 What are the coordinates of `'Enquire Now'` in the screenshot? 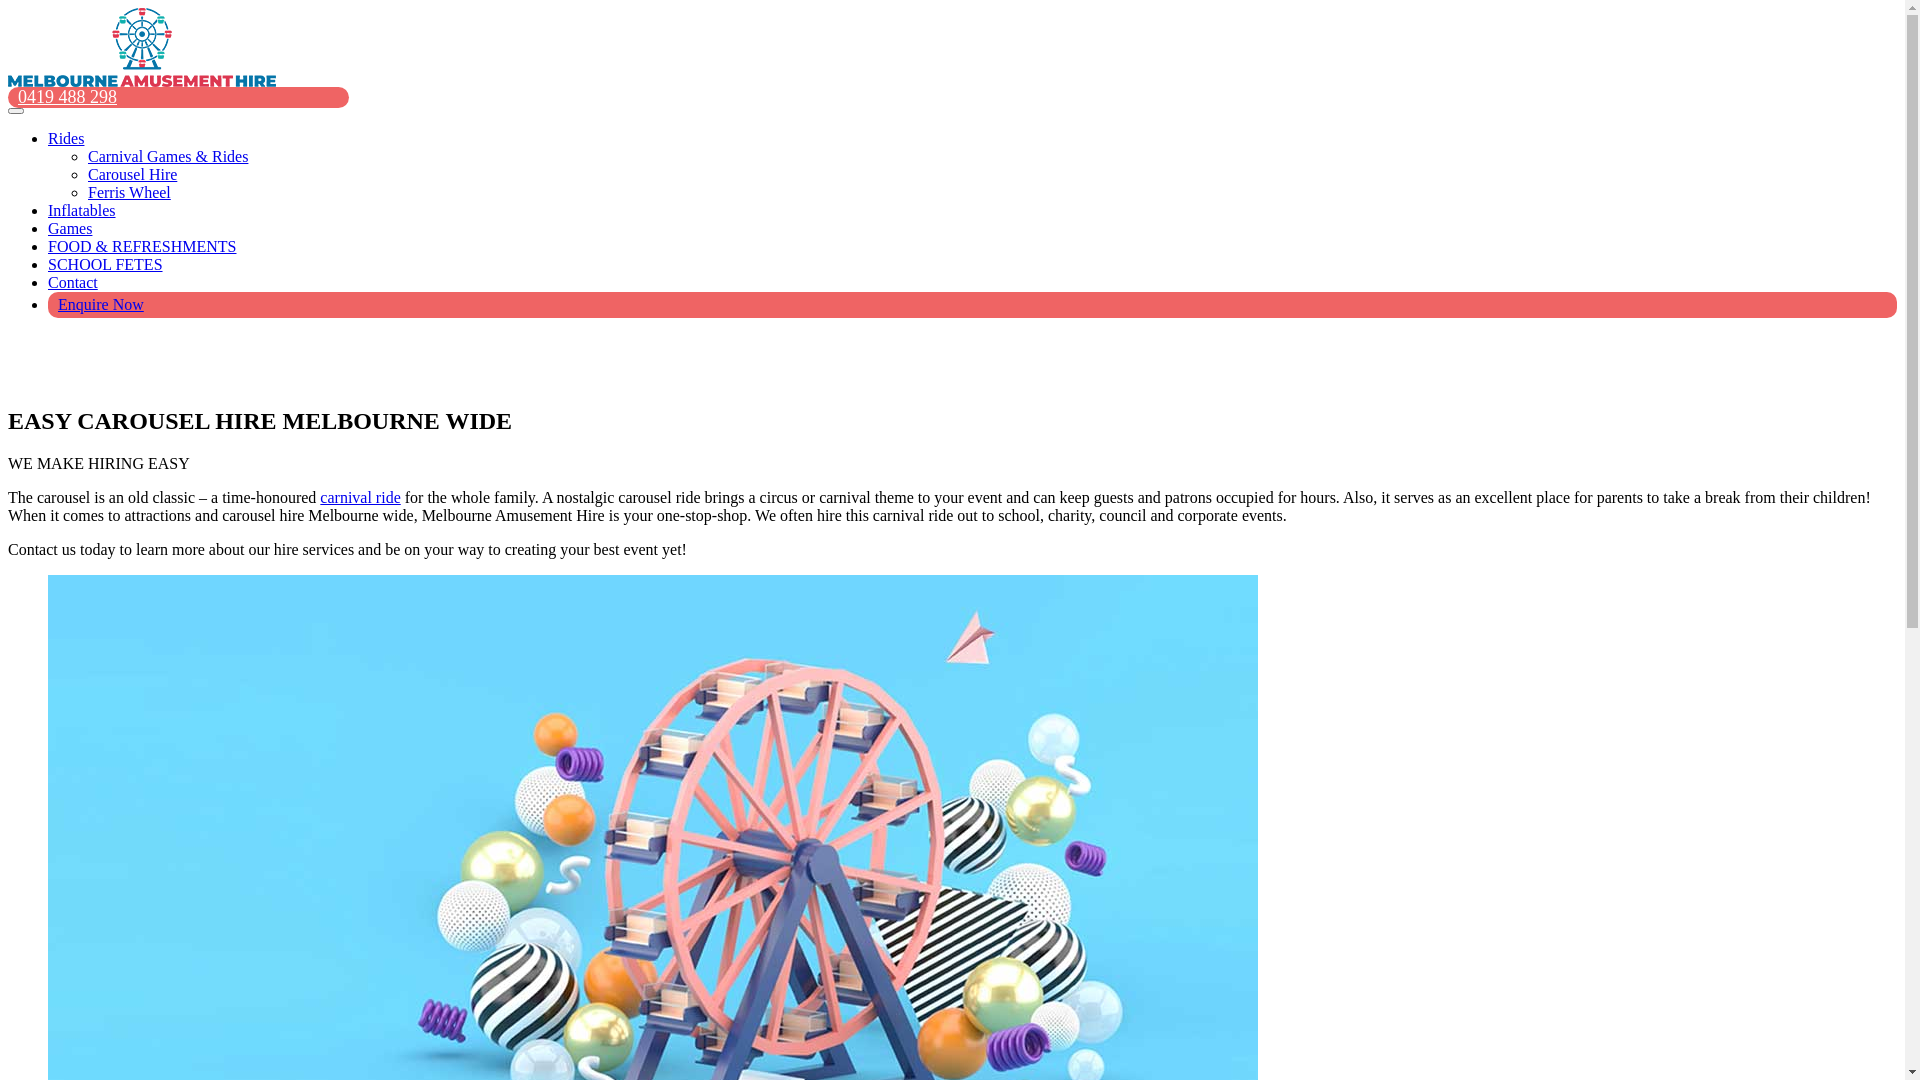 It's located at (99, 304).